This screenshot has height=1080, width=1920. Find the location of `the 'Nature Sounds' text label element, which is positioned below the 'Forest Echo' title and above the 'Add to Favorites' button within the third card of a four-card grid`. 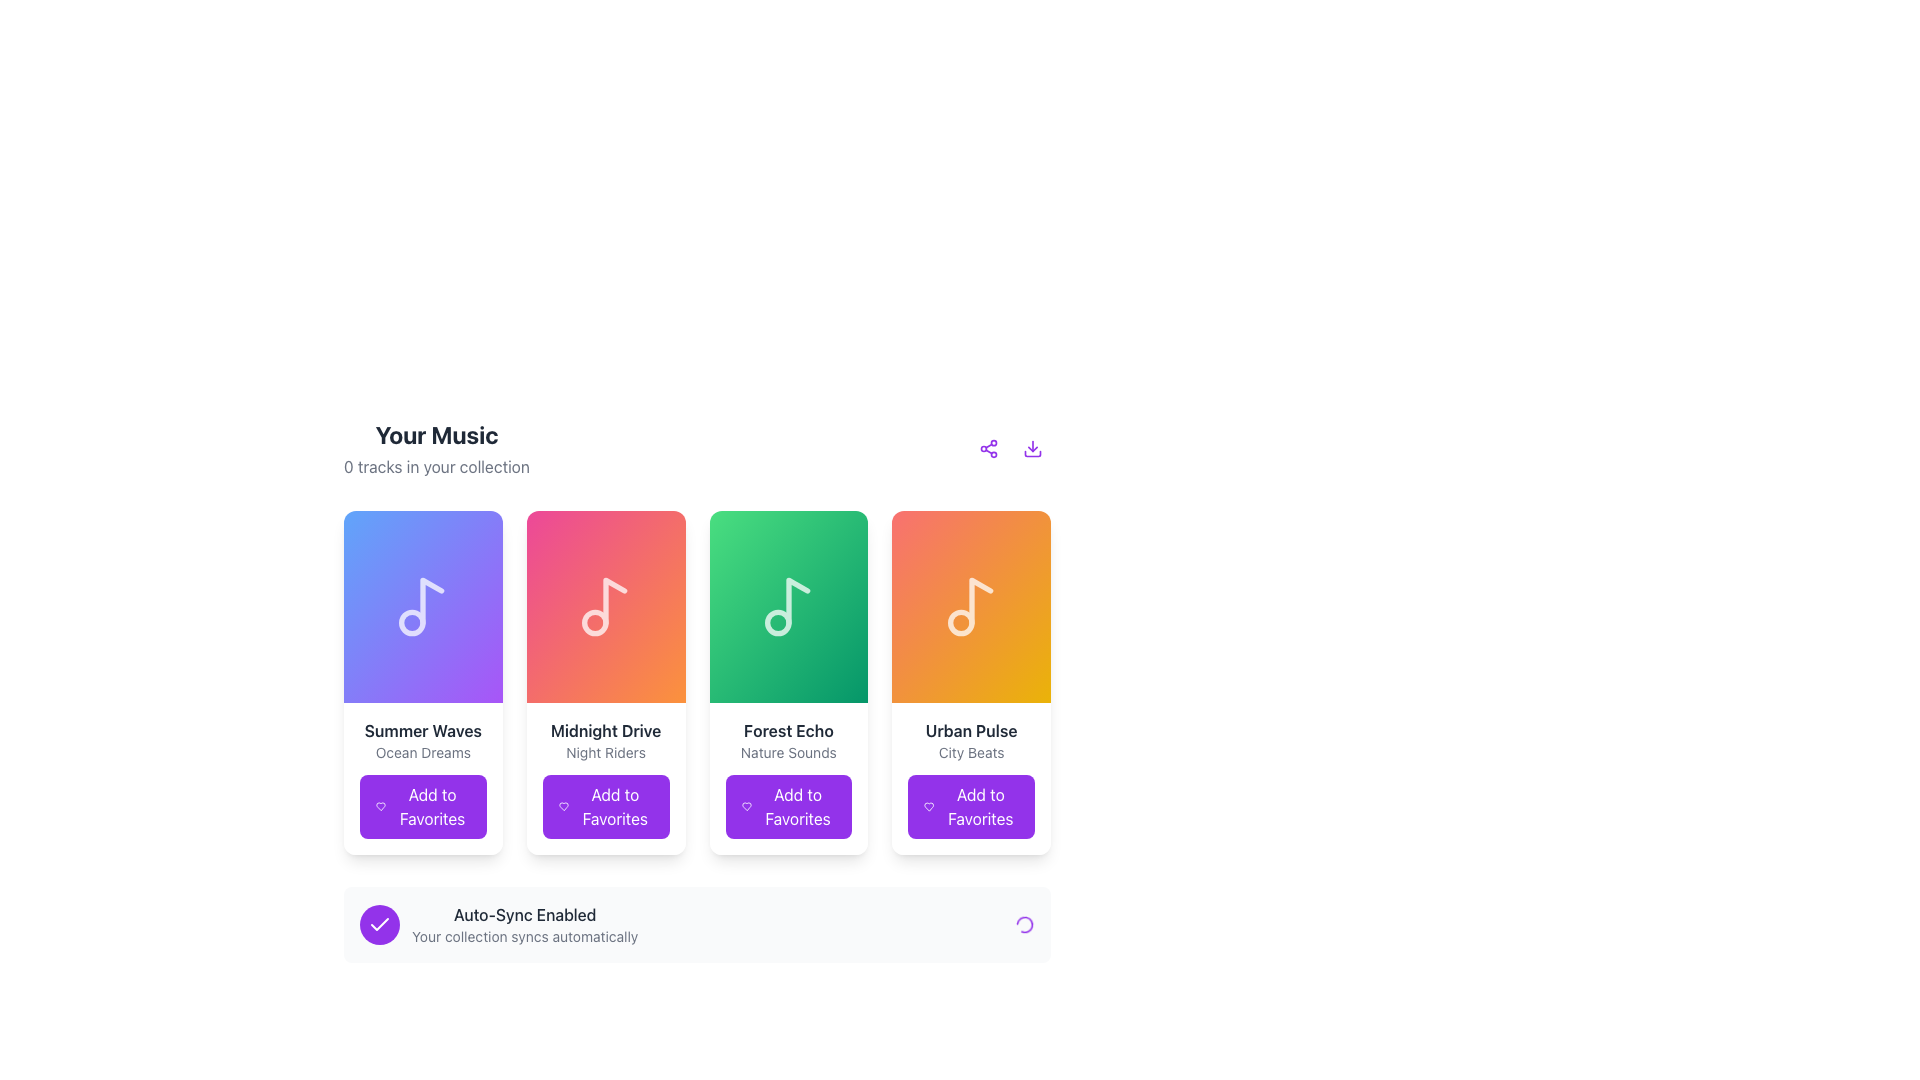

the 'Nature Sounds' text label element, which is positioned below the 'Forest Echo' title and above the 'Add to Favorites' button within the third card of a four-card grid is located at coordinates (787, 752).